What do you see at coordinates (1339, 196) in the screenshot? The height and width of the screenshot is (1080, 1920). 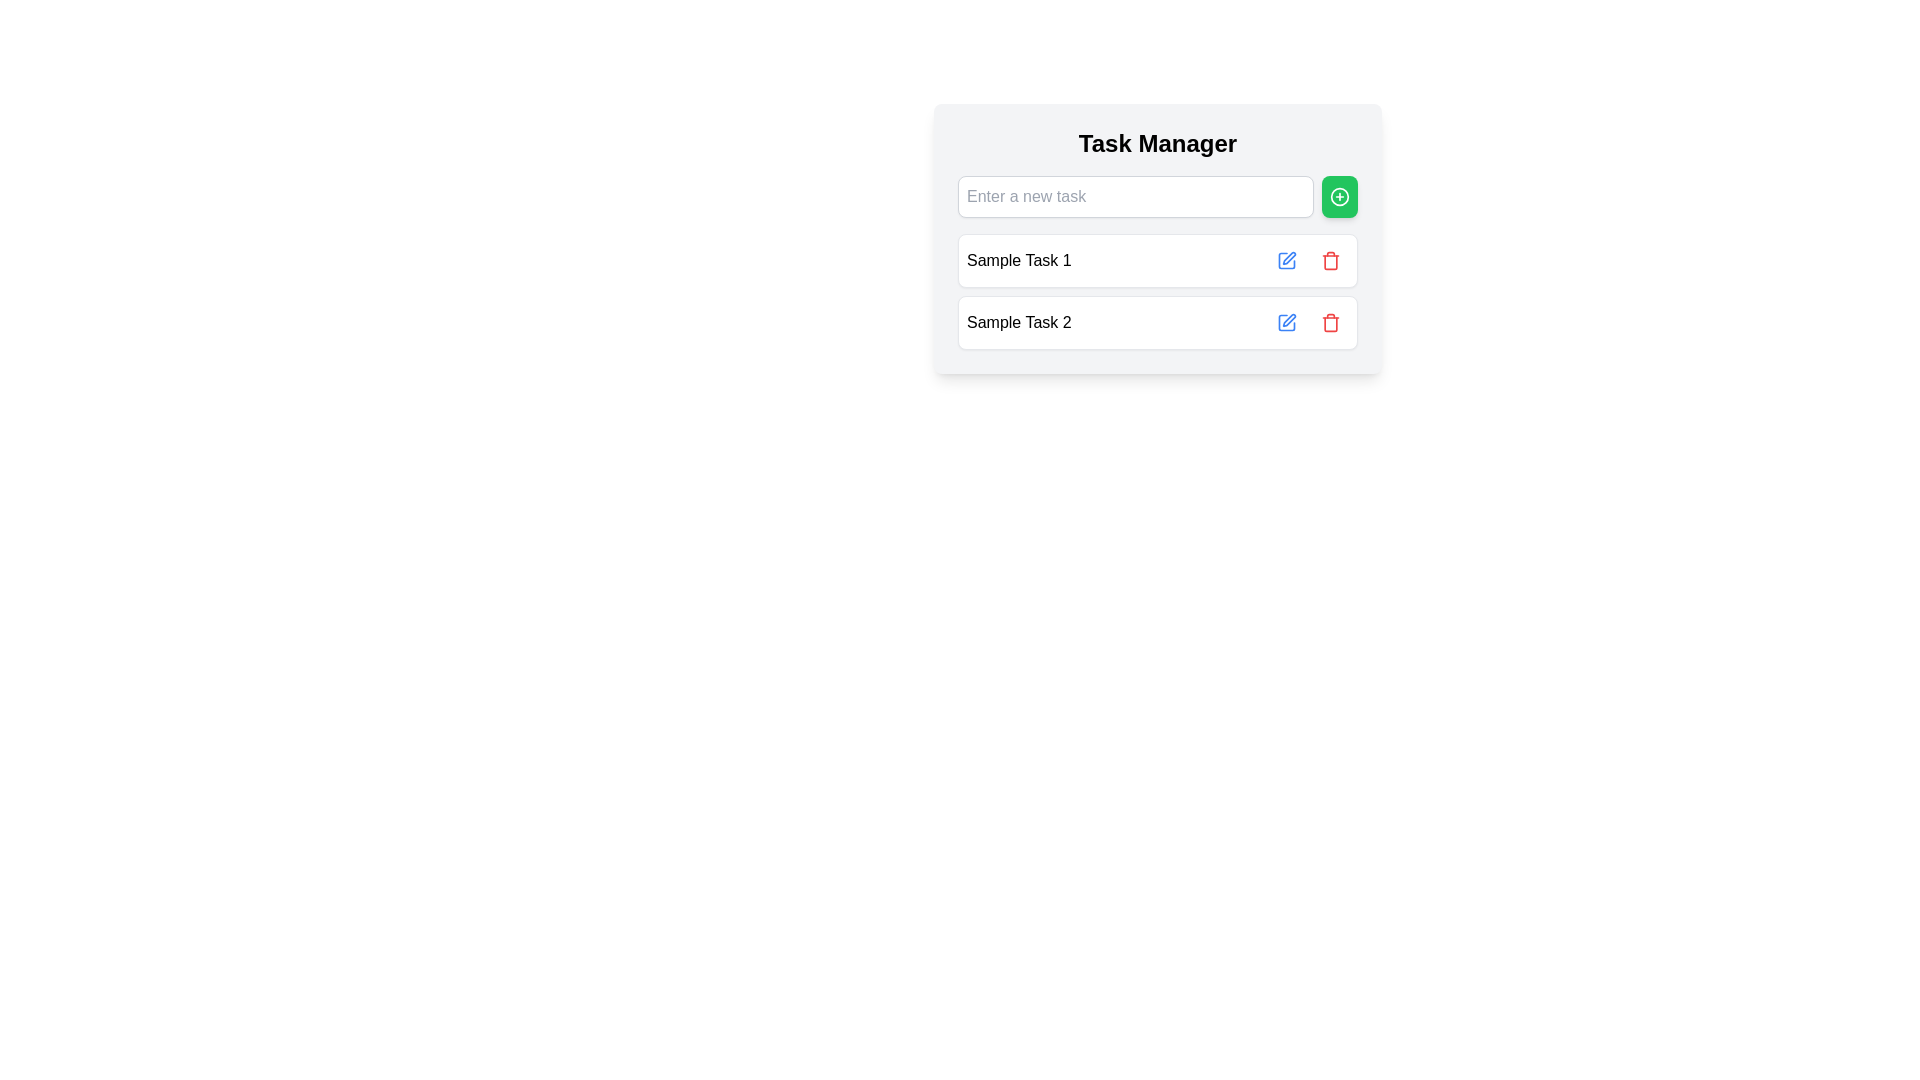 I see `the green button with a white '+' icon located to the right of the 'Enter a new task' input field in the task manager interface` at bounding box center [1339, 196].